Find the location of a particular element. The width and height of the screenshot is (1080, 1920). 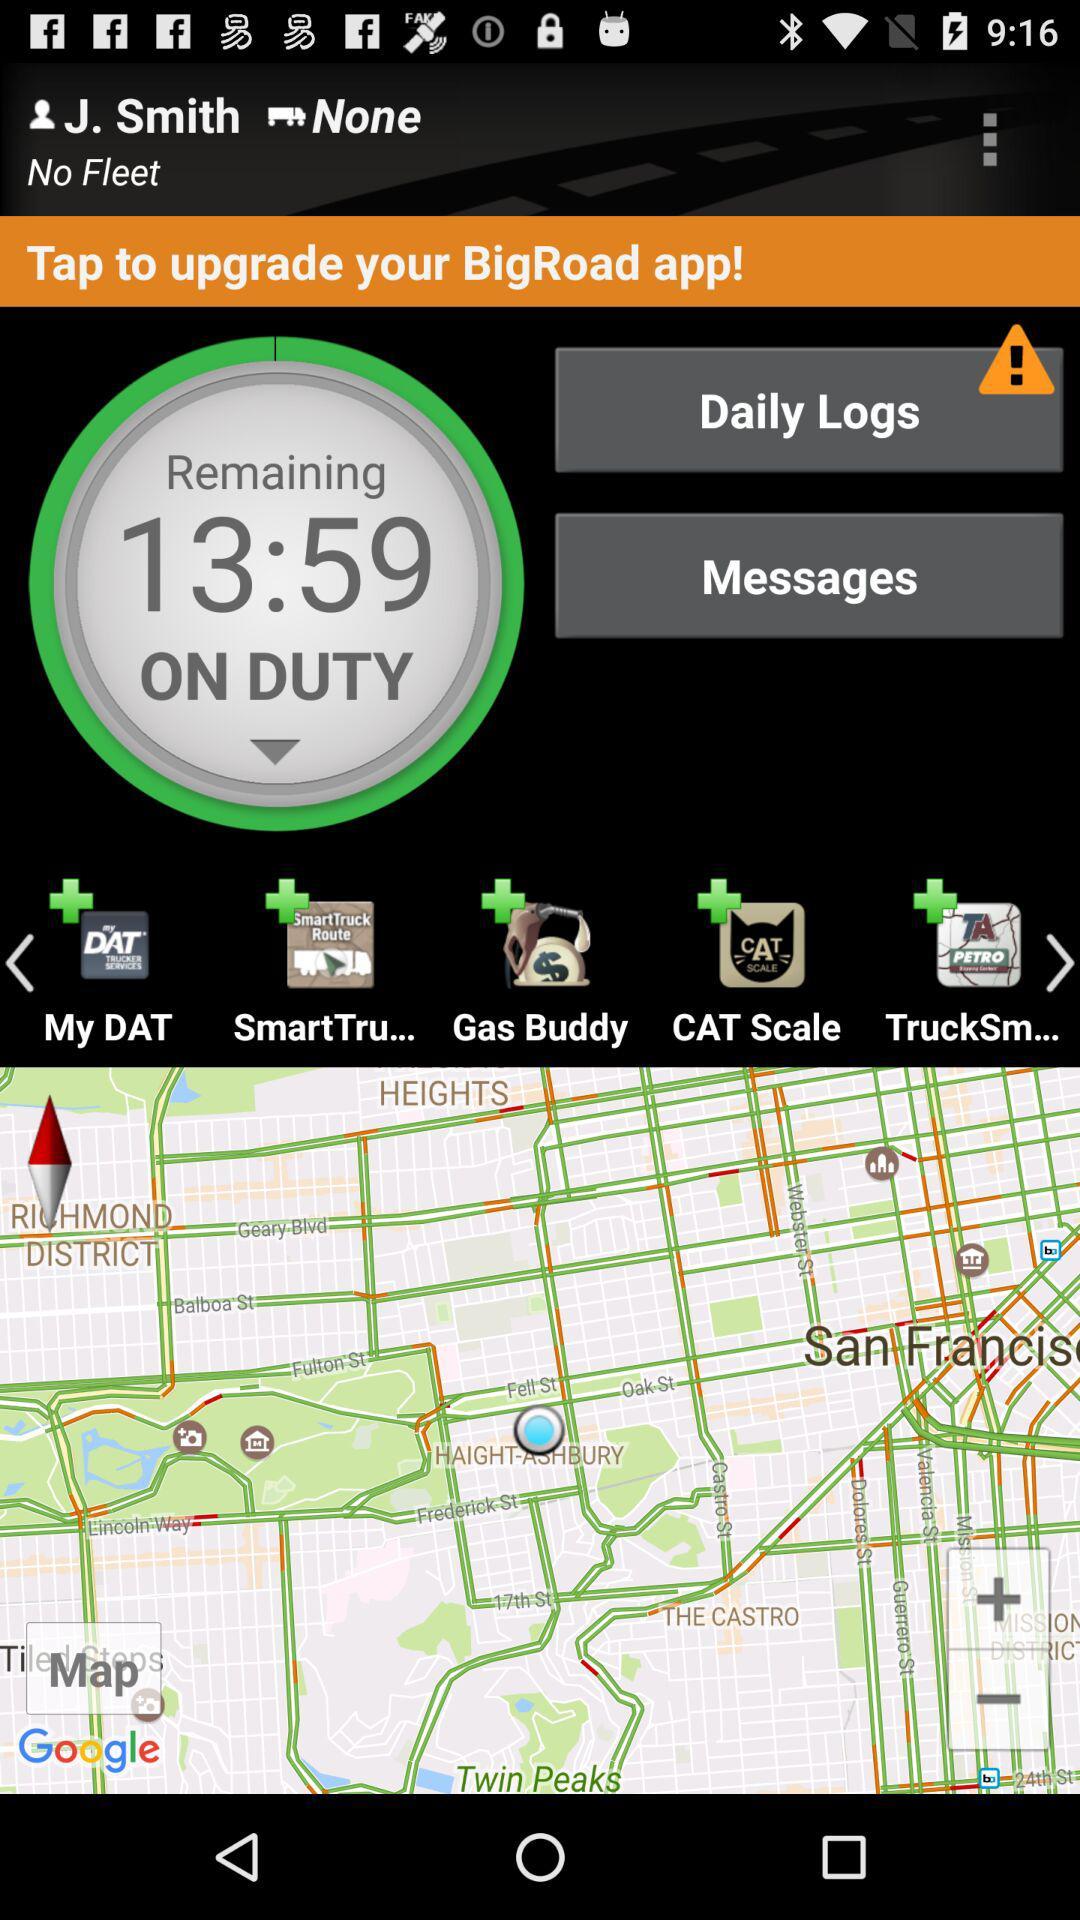

zoom out is located at coordinates (998, 1700).